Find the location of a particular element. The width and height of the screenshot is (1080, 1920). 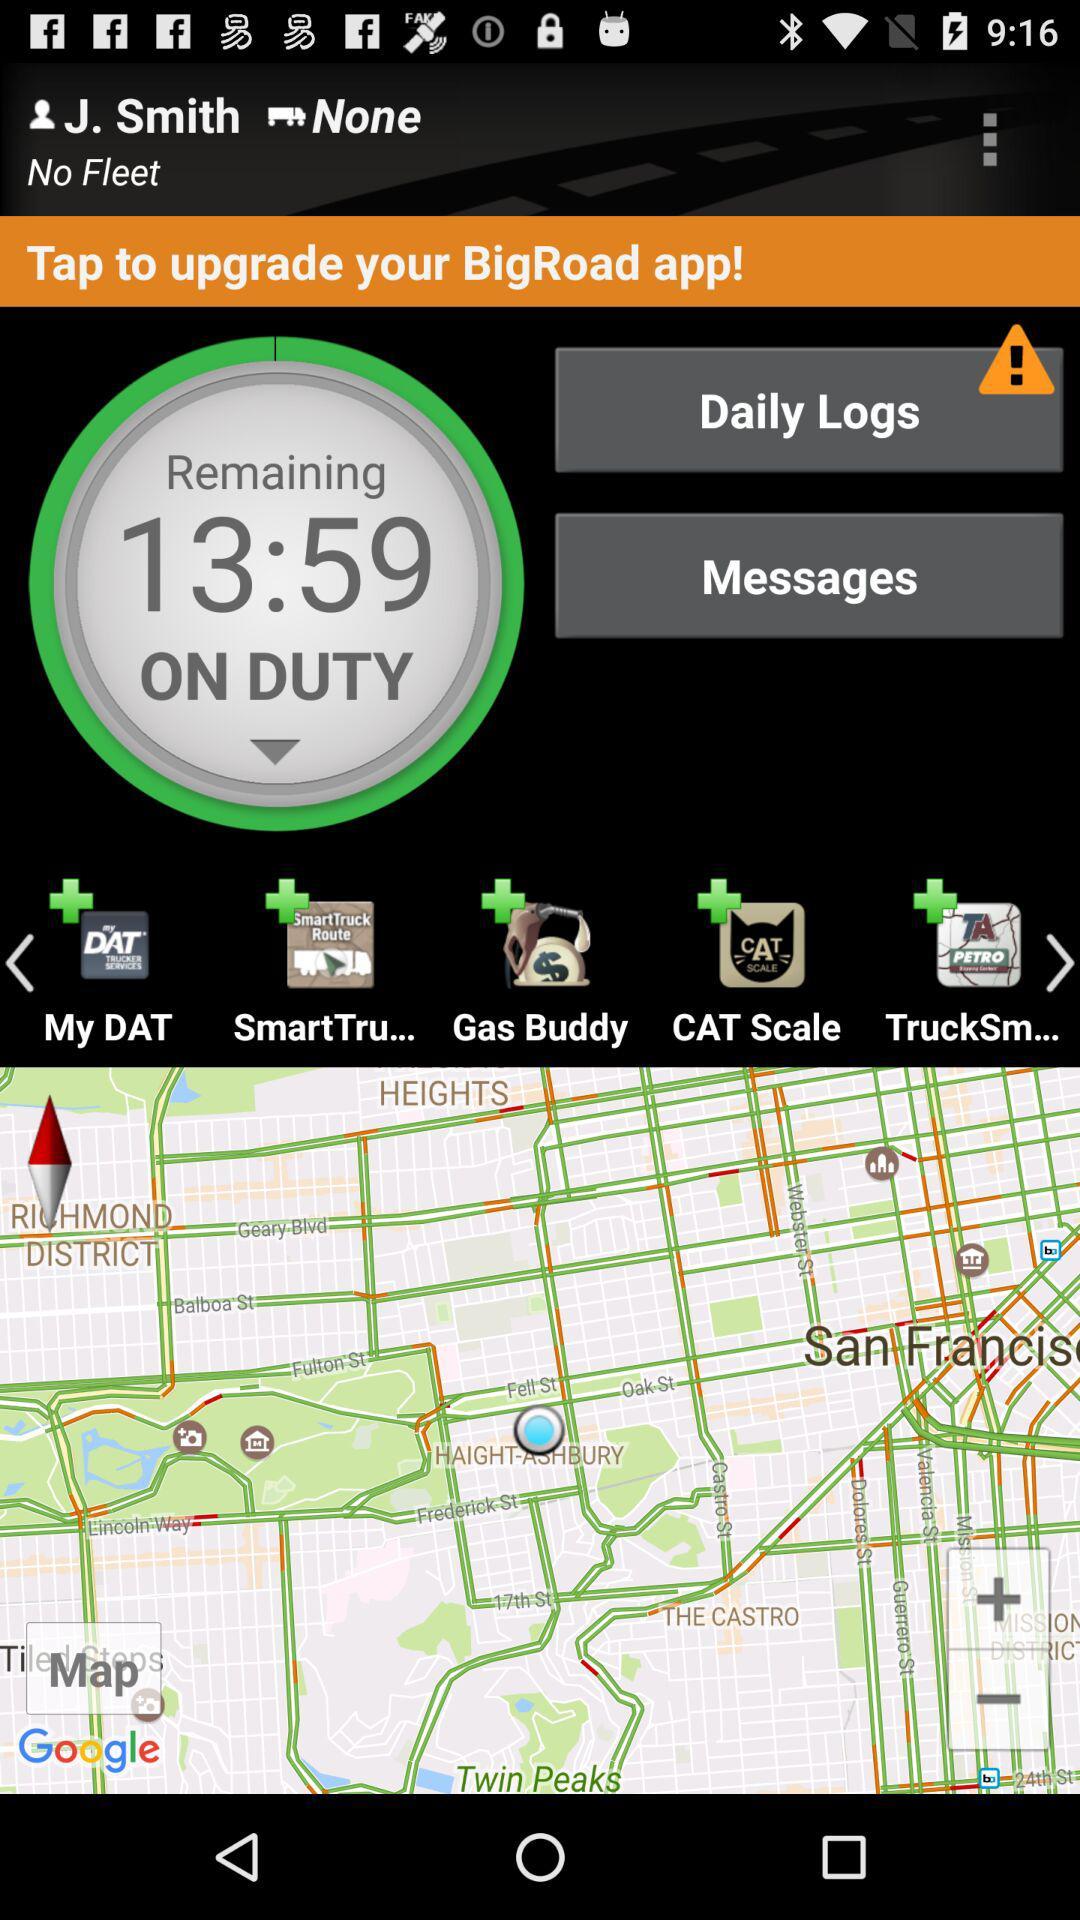

zoom out is located at coordinates (998, 1700).